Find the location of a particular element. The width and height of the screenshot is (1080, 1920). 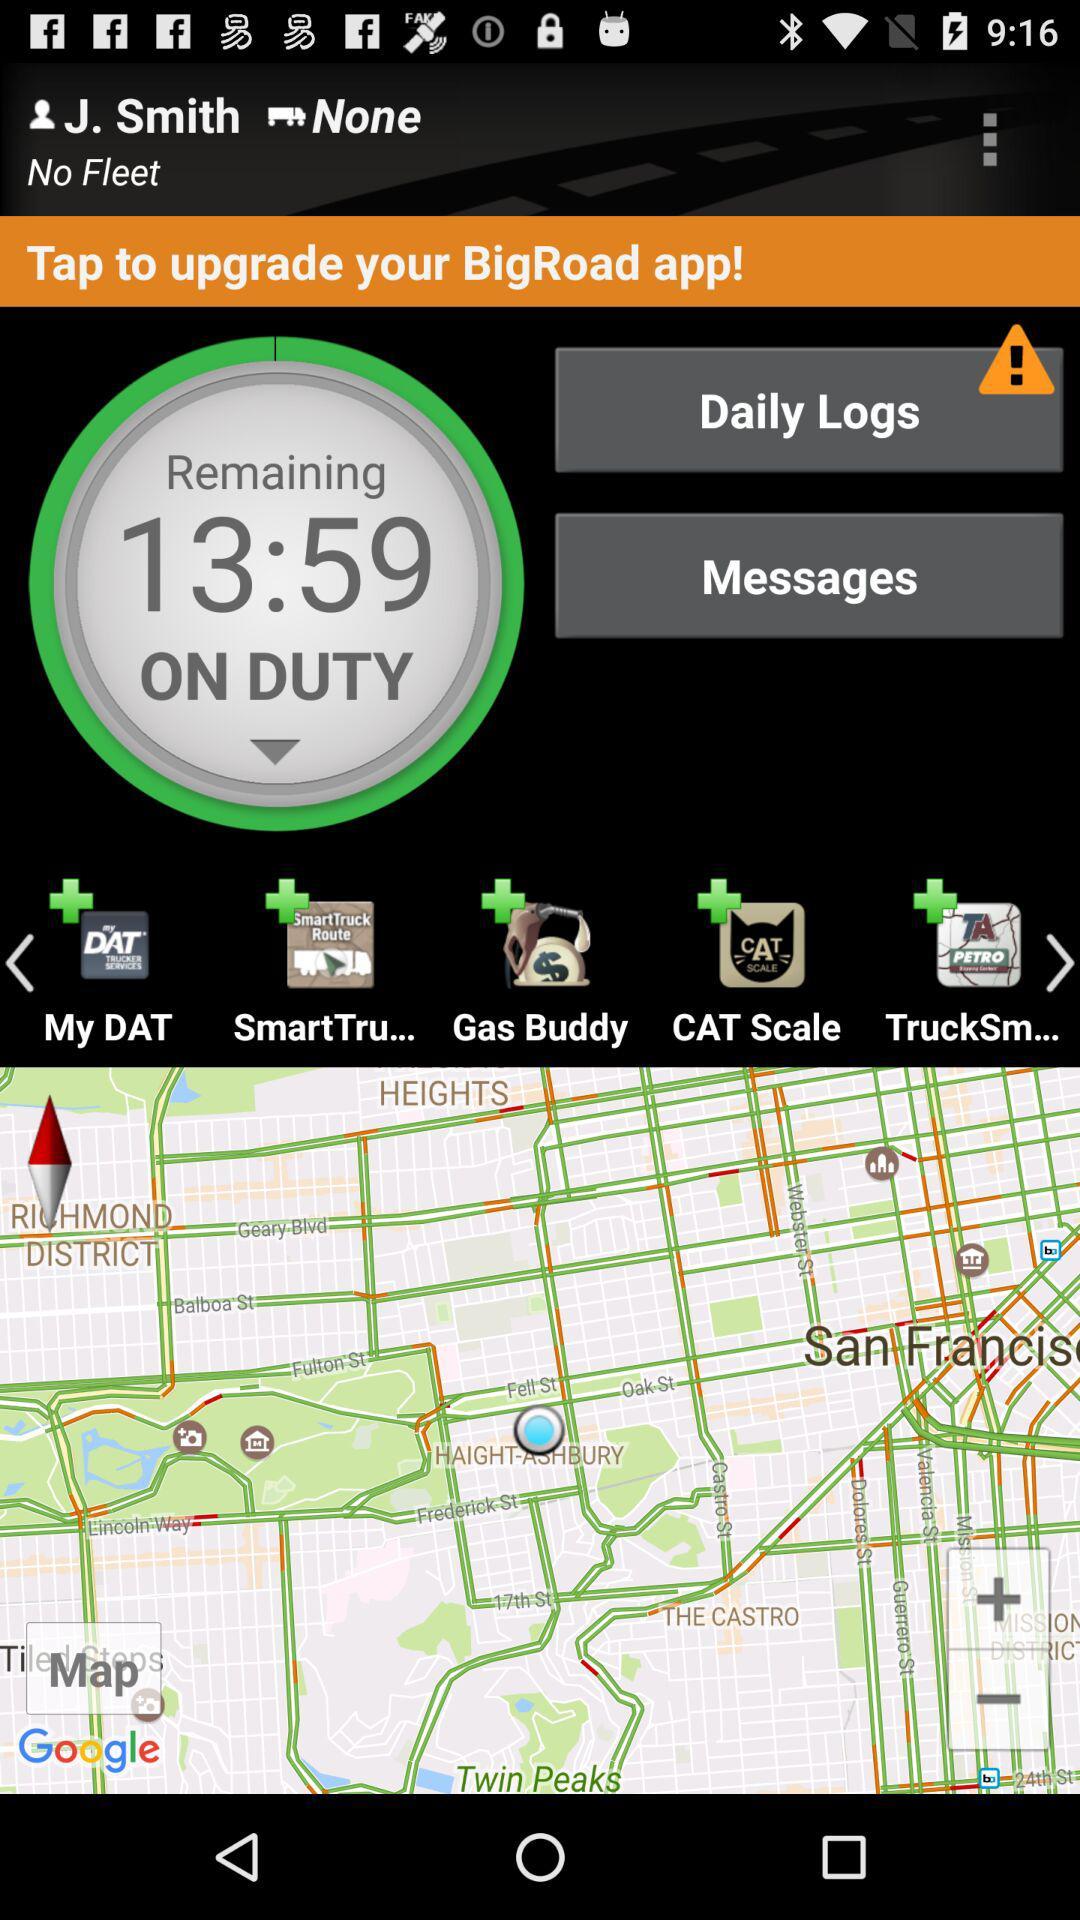

zoom out is located at coordinates (998, 1700).